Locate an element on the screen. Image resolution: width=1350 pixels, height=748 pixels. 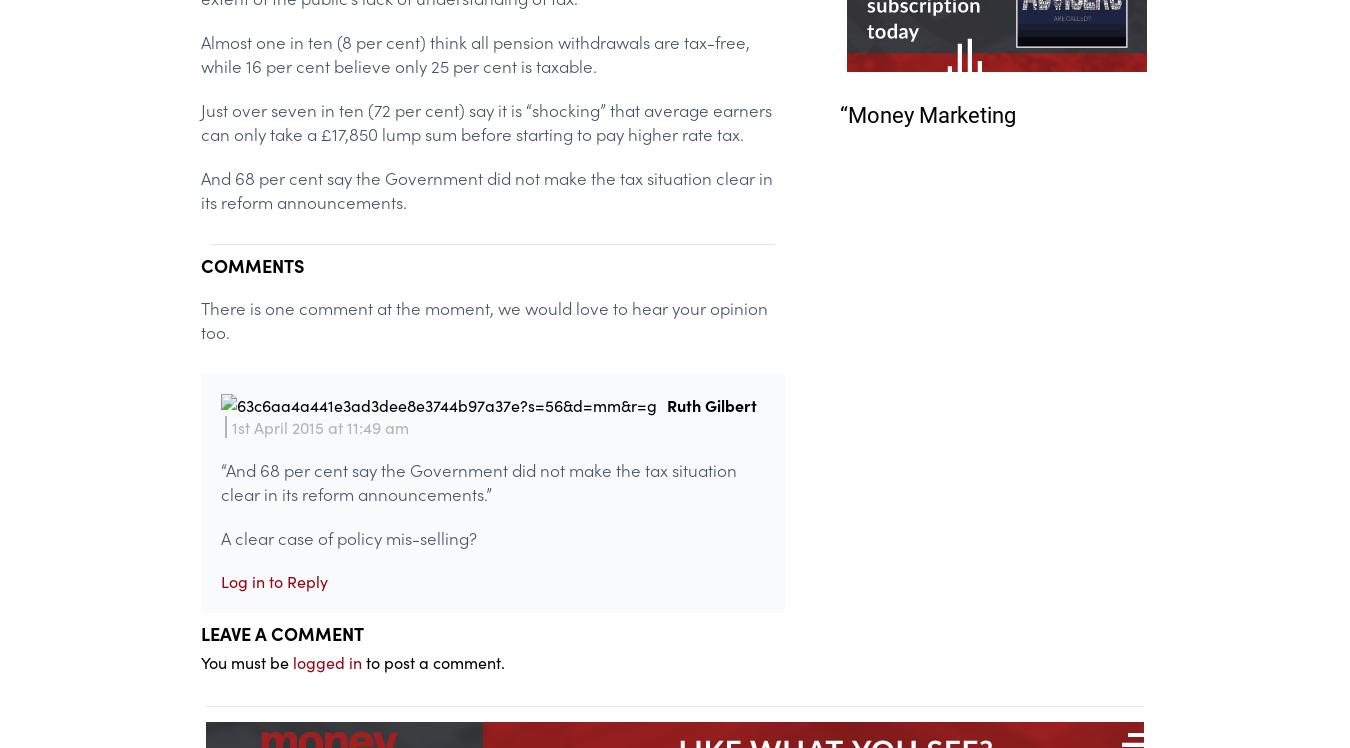
'Comments' is located at coordinates (251, 263).